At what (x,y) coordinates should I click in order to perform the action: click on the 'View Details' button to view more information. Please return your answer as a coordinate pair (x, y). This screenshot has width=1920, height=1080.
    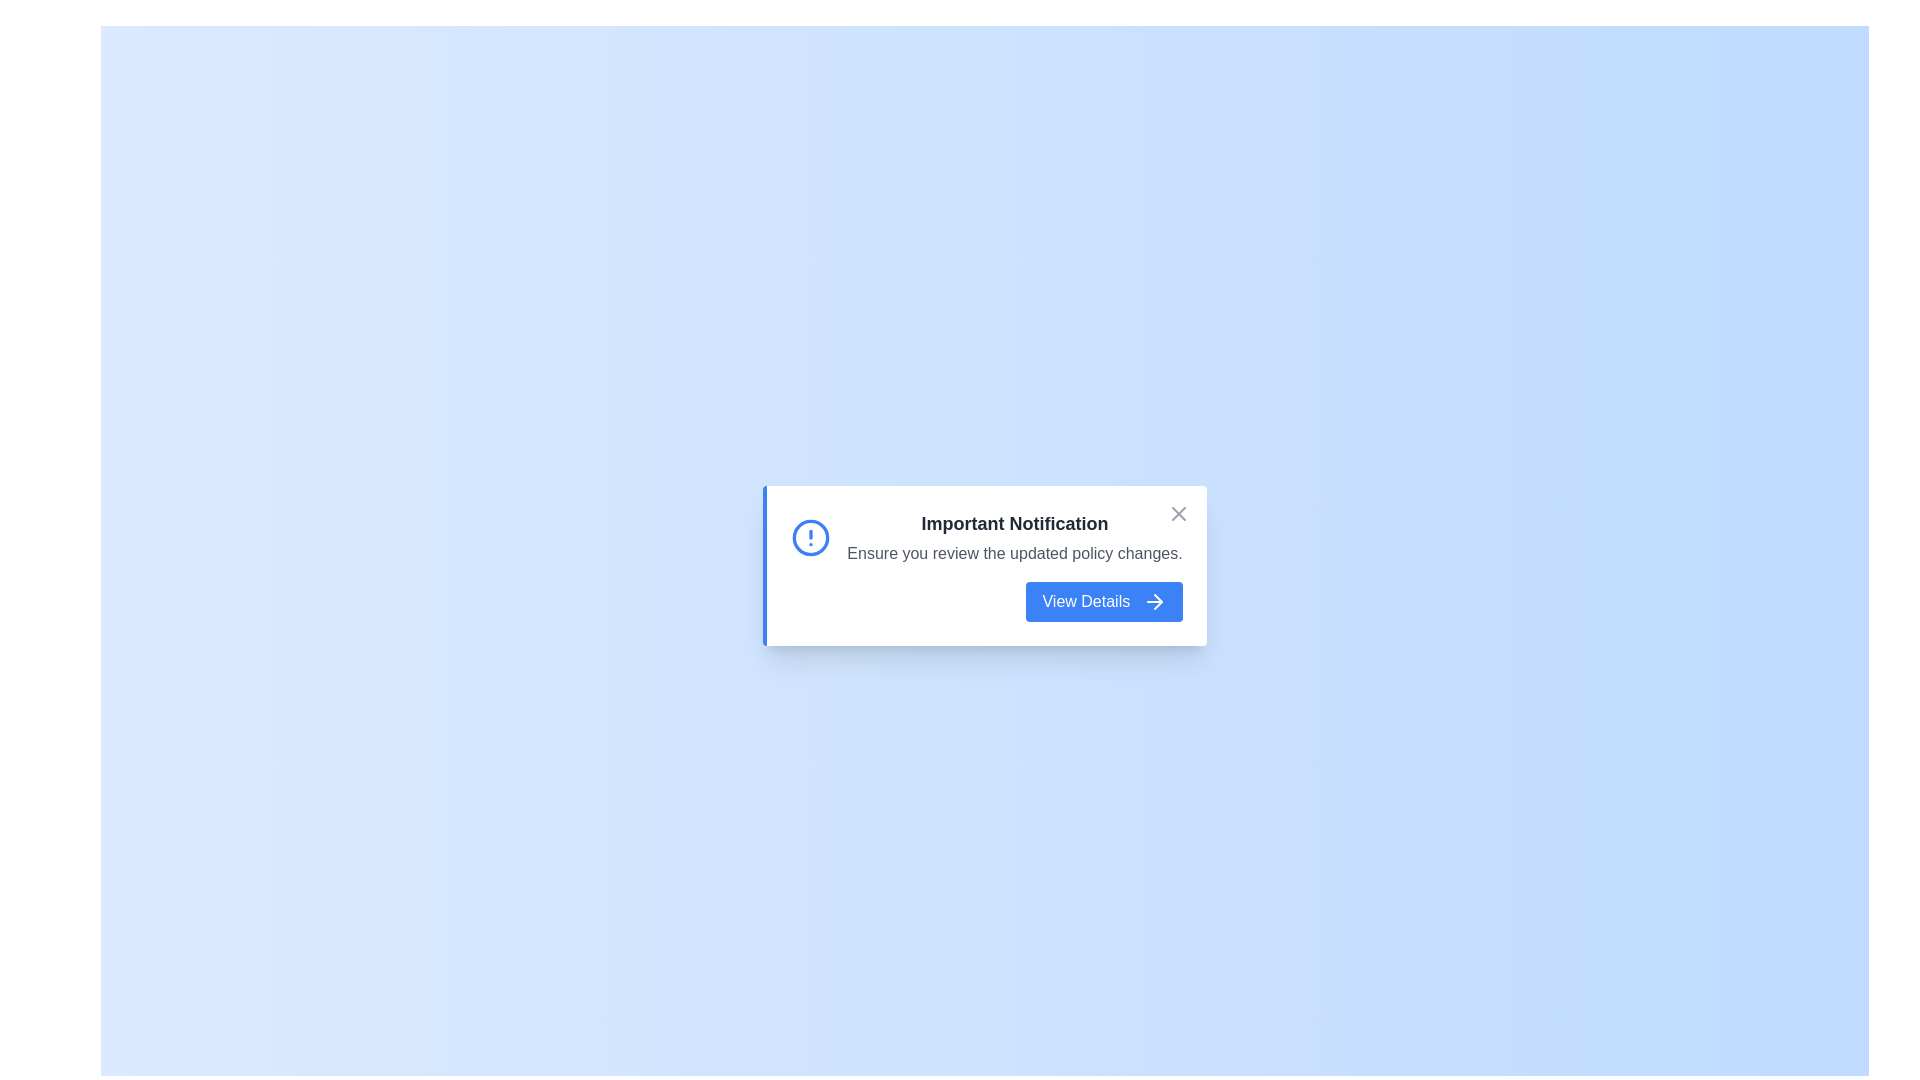
    Looking at the image, I should click on (1103, 600).